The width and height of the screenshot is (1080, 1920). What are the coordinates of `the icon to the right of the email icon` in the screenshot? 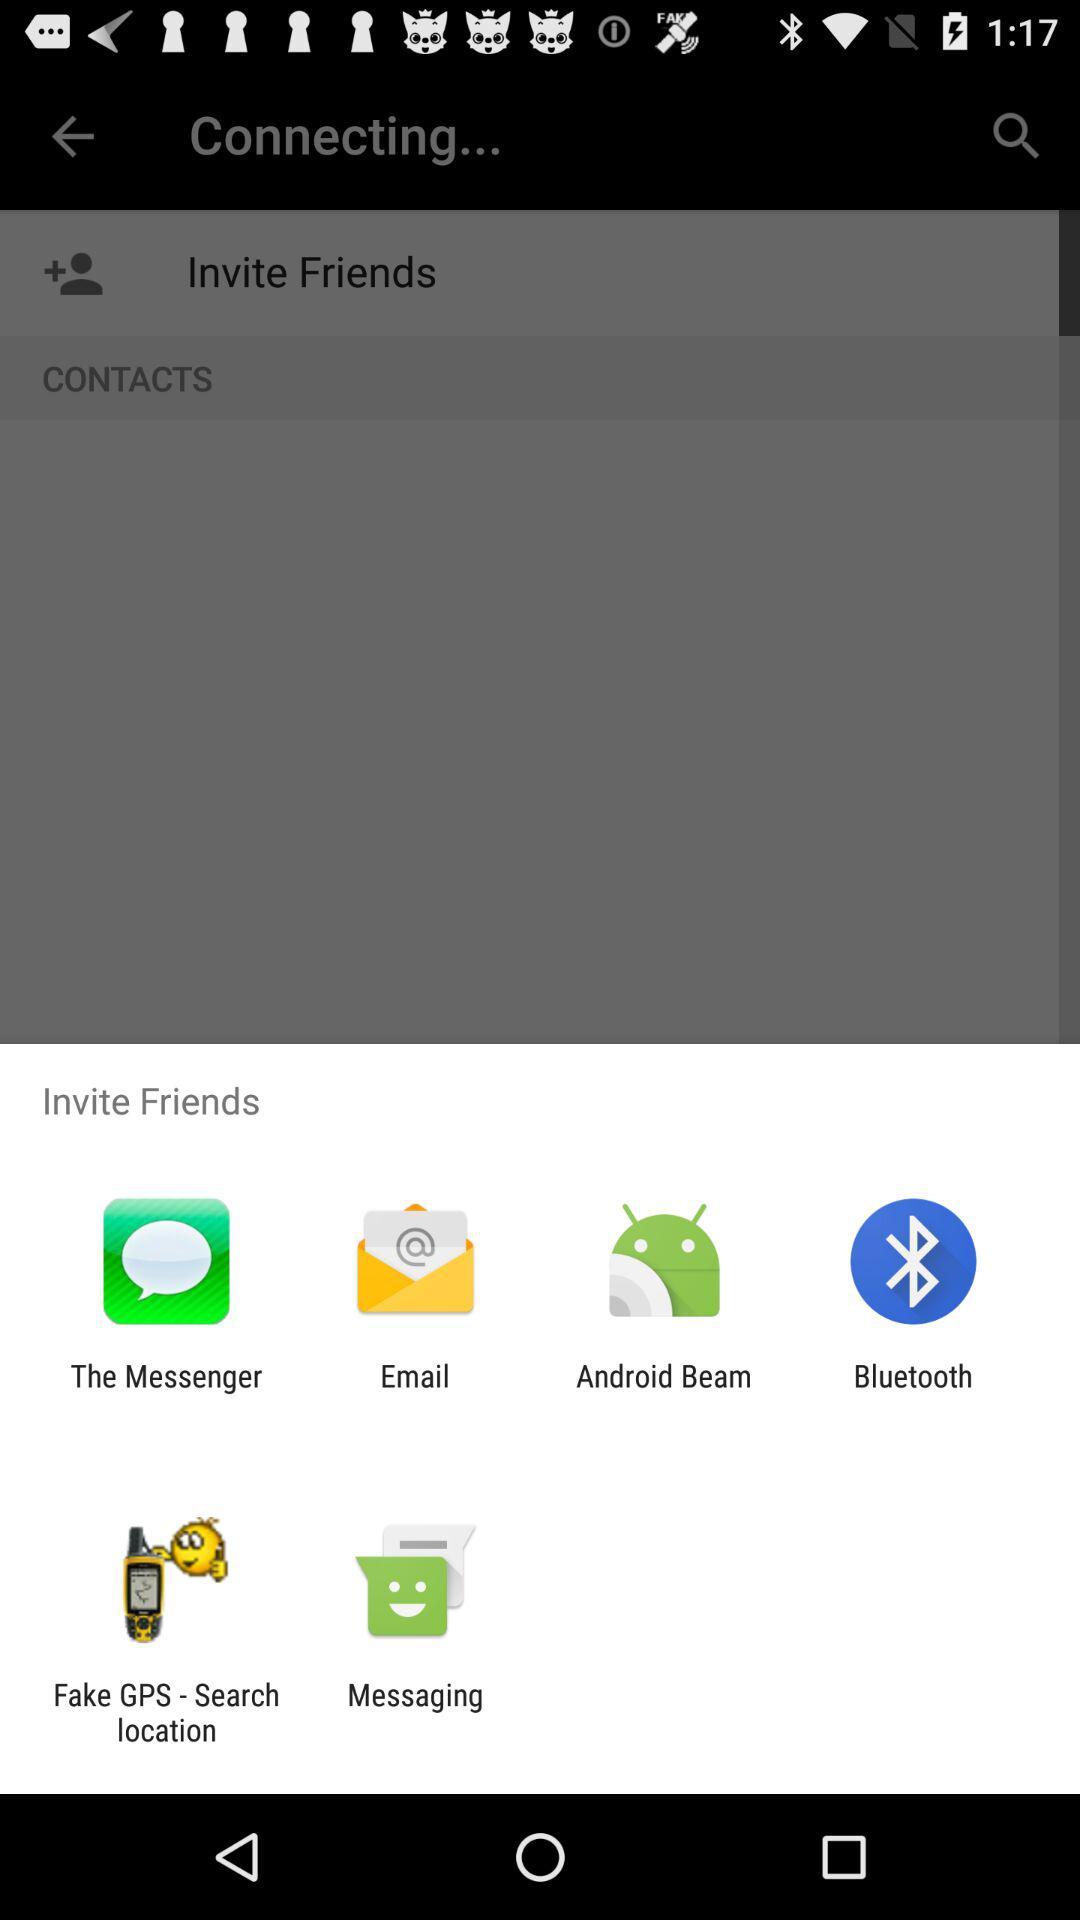 It's located at (664, 1392).